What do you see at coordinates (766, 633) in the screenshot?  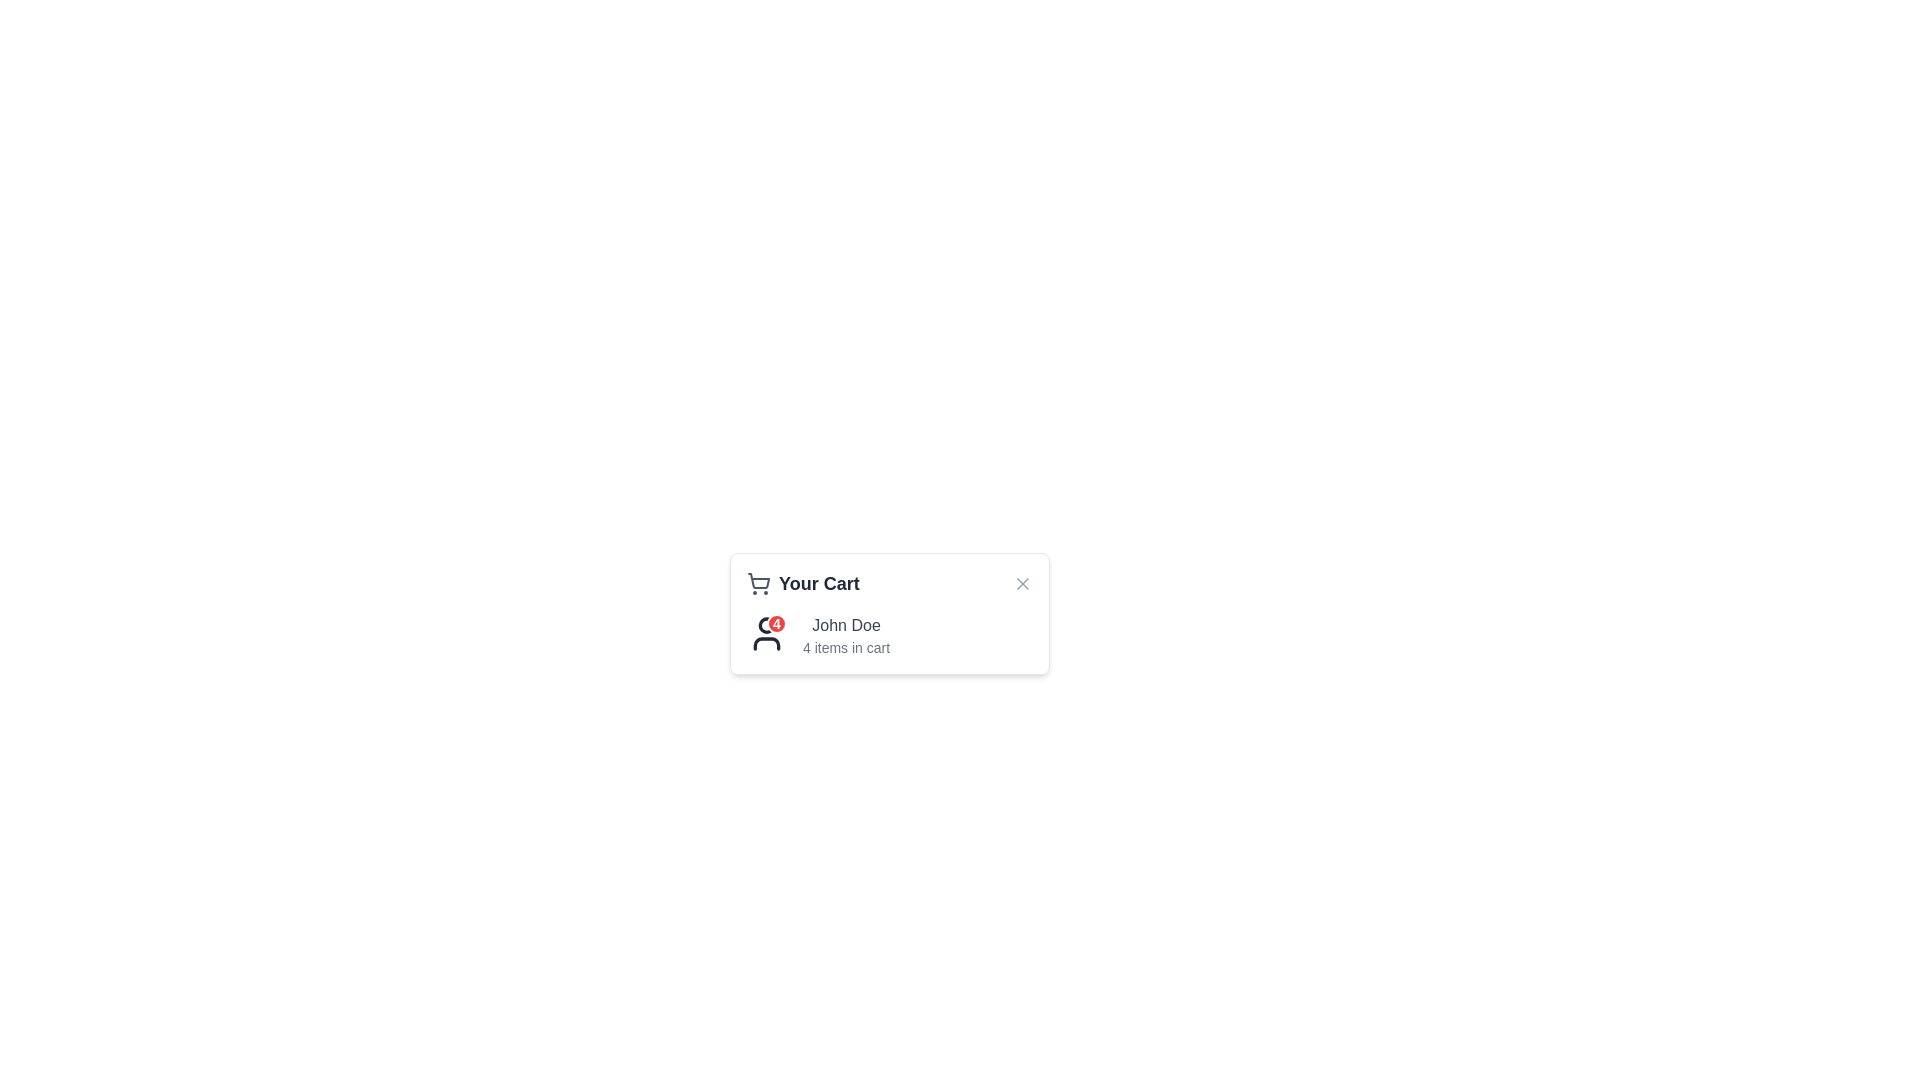 I see `notification count displayed on the Notification Badge located at the top-right corner of the user icon within the 'Your Cart' panel` at bounding box center [766, 633].